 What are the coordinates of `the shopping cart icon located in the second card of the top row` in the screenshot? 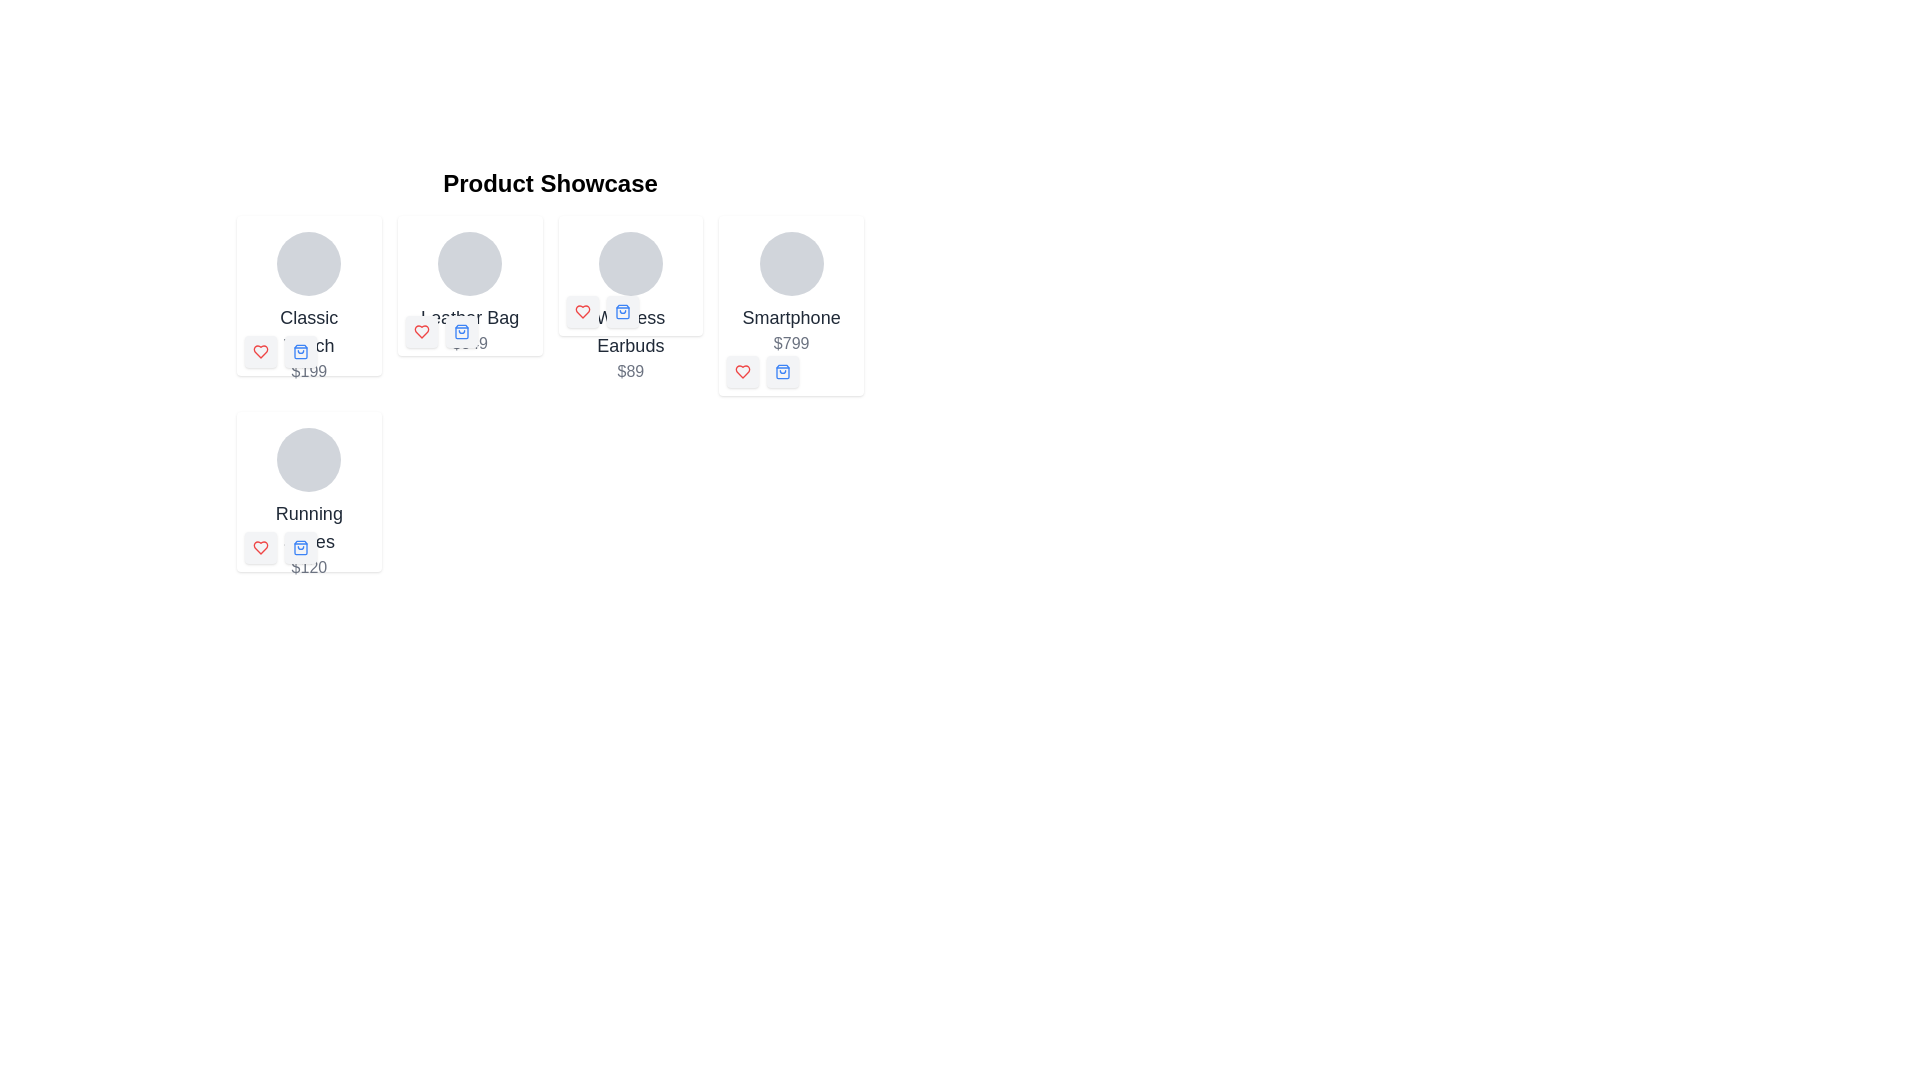 It's located at (300, 350).